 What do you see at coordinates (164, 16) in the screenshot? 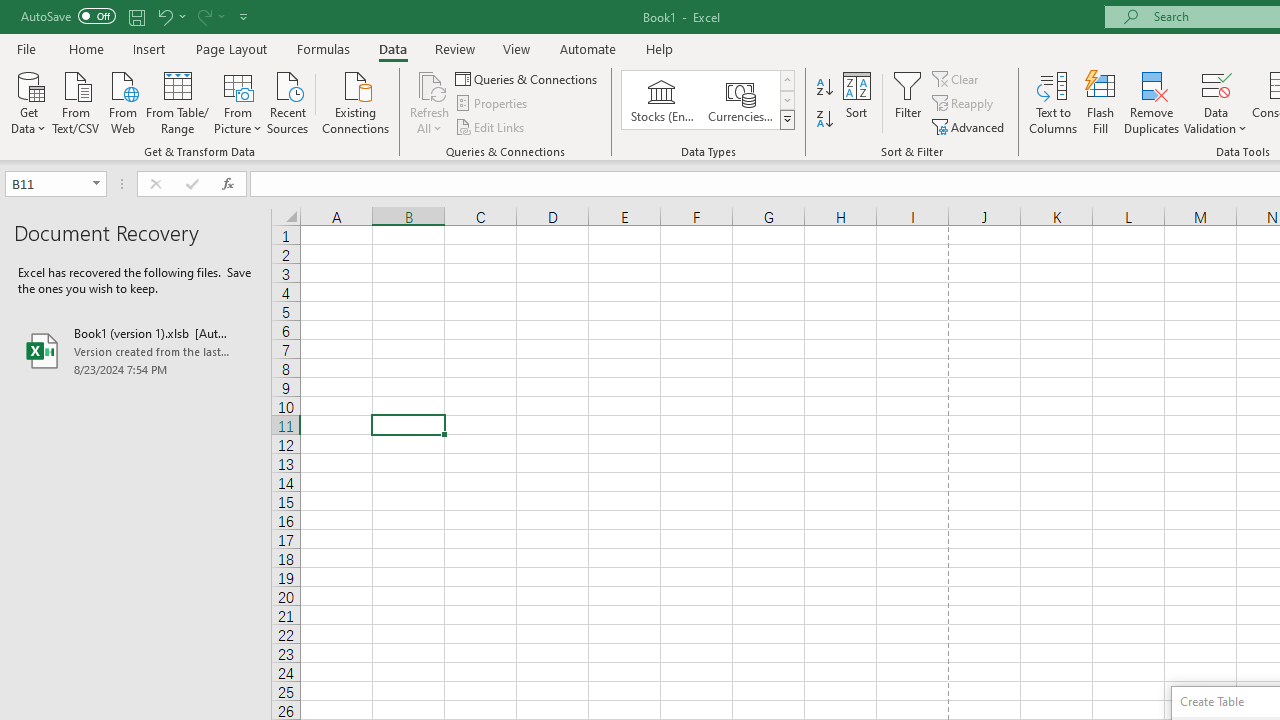
I see `'Undo'` at bounding box center [164, 16].